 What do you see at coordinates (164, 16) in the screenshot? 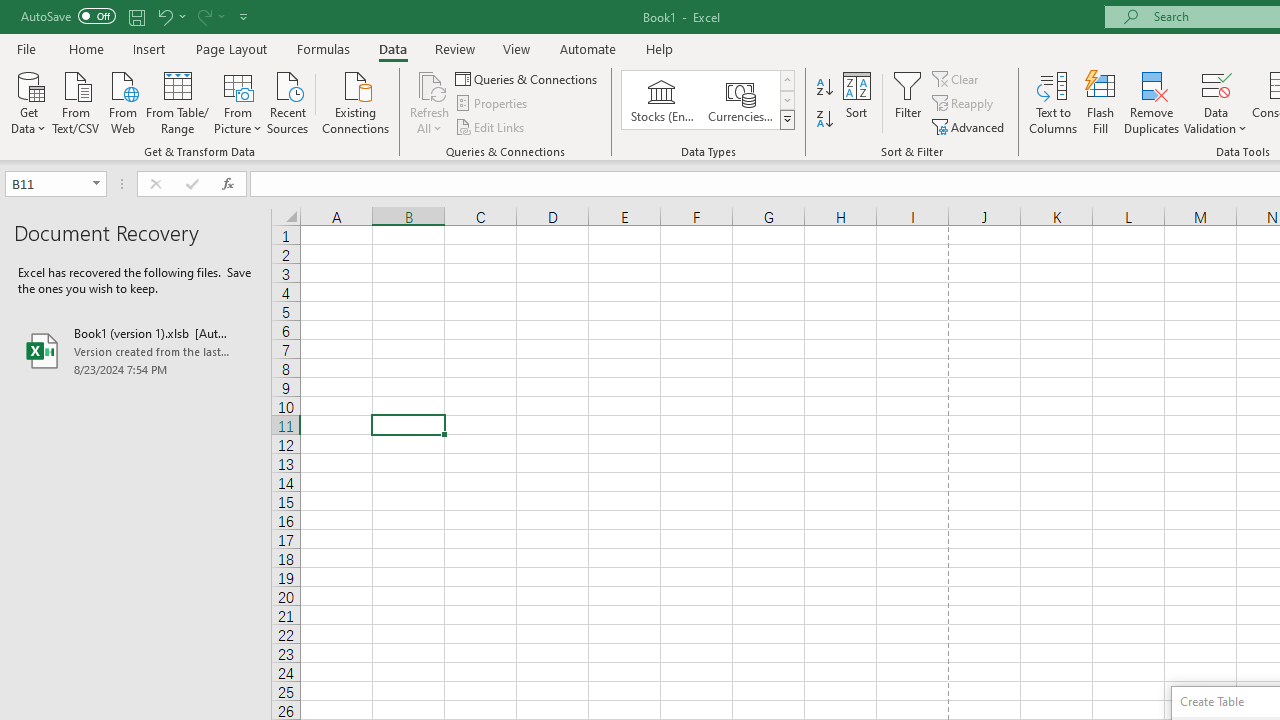
I see `'Undo'` at bounding box center [164, 16].